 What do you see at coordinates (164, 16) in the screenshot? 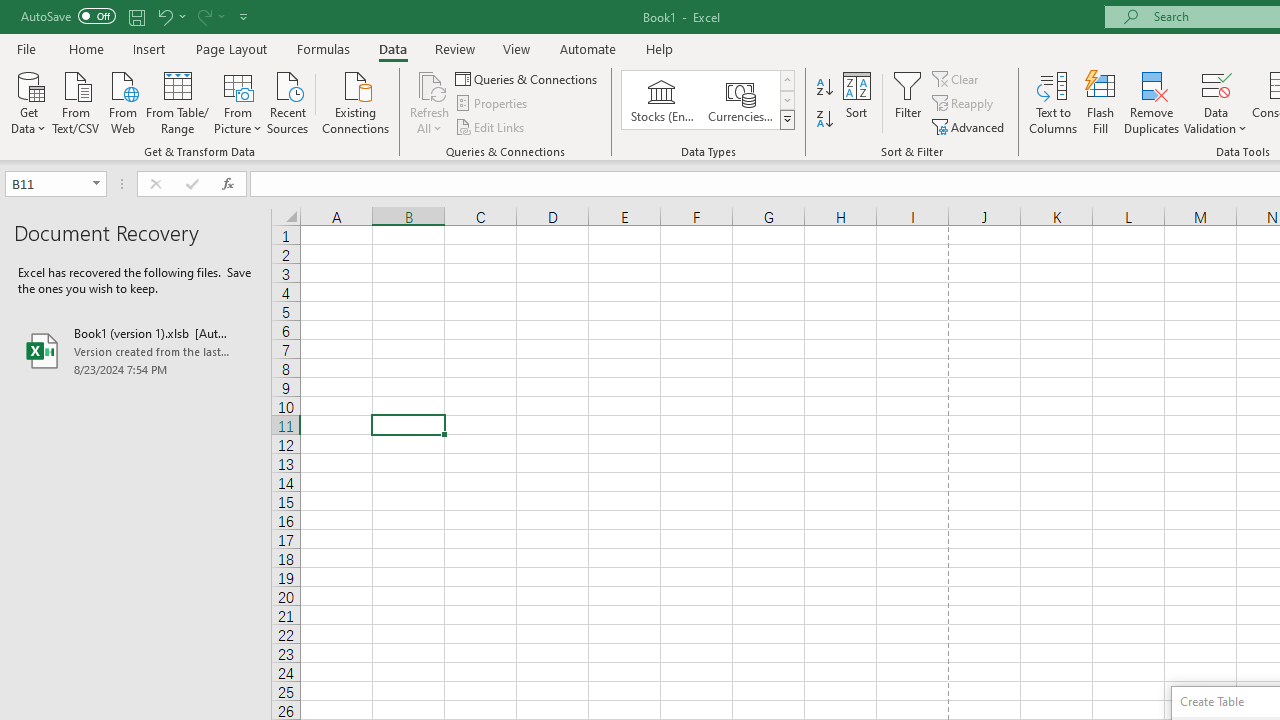
I see `'Undo'` at bounding box center [164, 16].